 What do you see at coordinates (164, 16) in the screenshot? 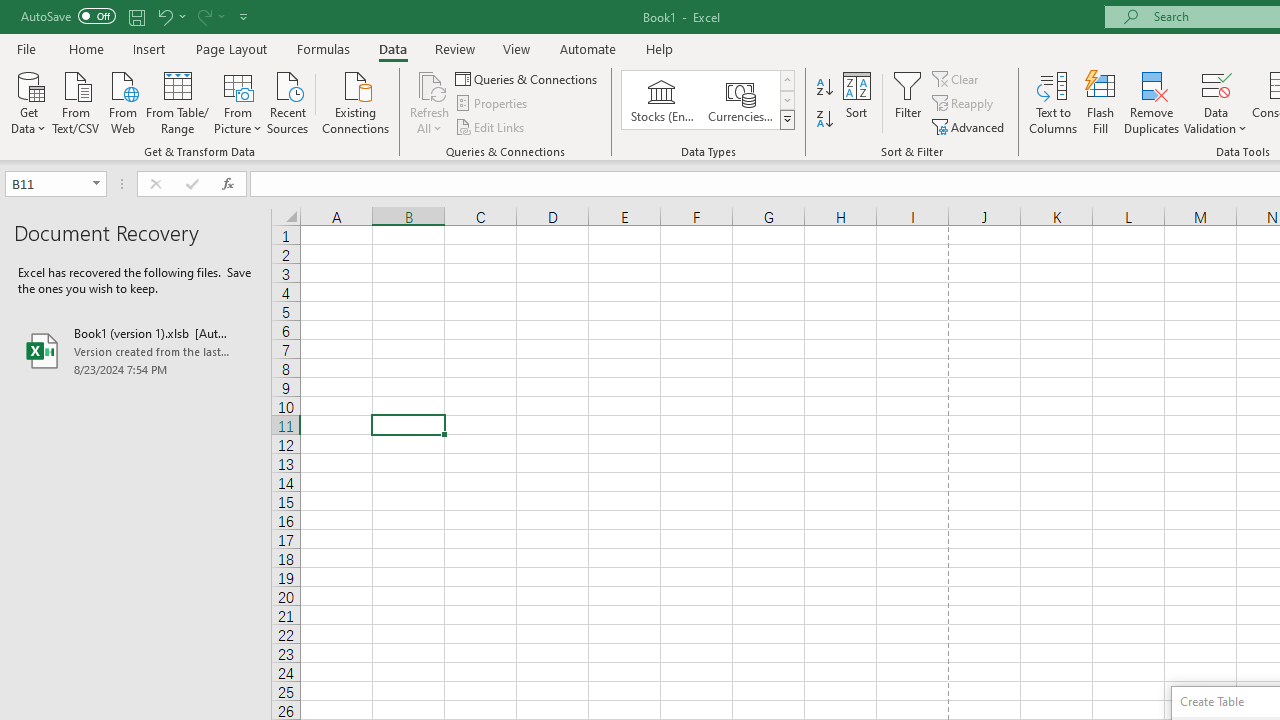
I see `'Undo'` at bounding box center [164, 16].